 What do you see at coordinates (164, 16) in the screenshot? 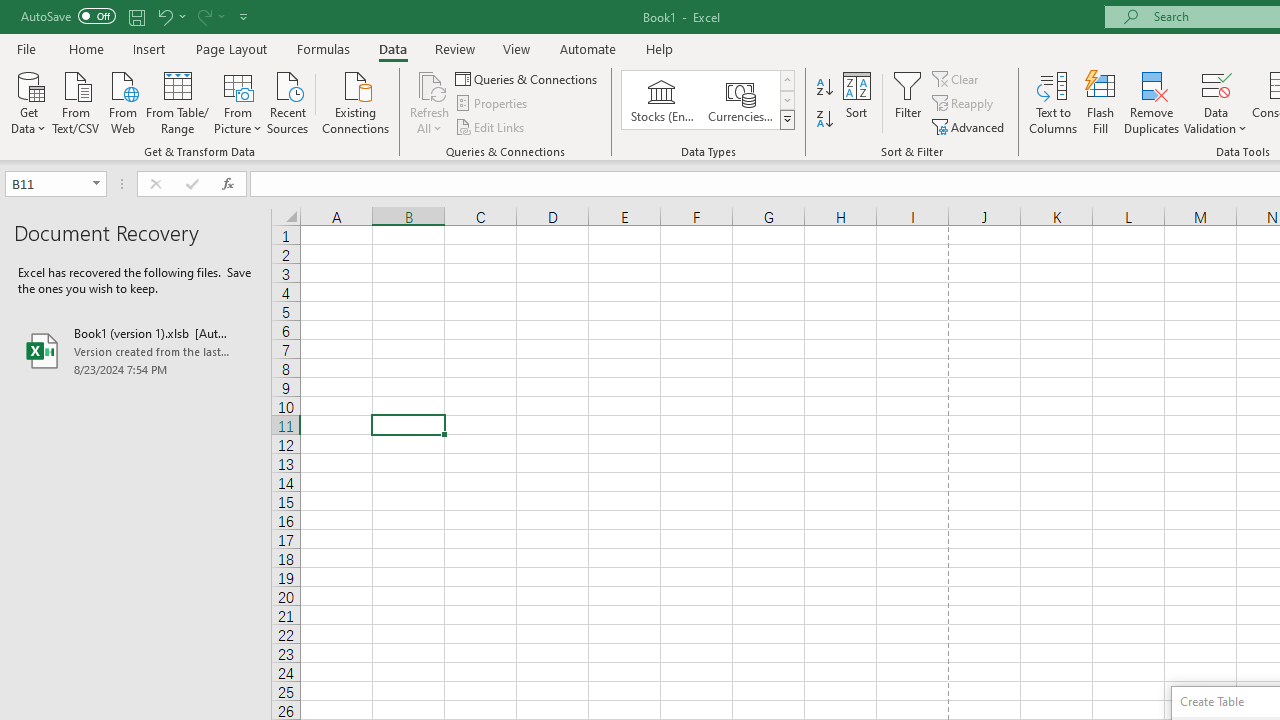
I see `'Undo'` at bounding box center [164, 16].